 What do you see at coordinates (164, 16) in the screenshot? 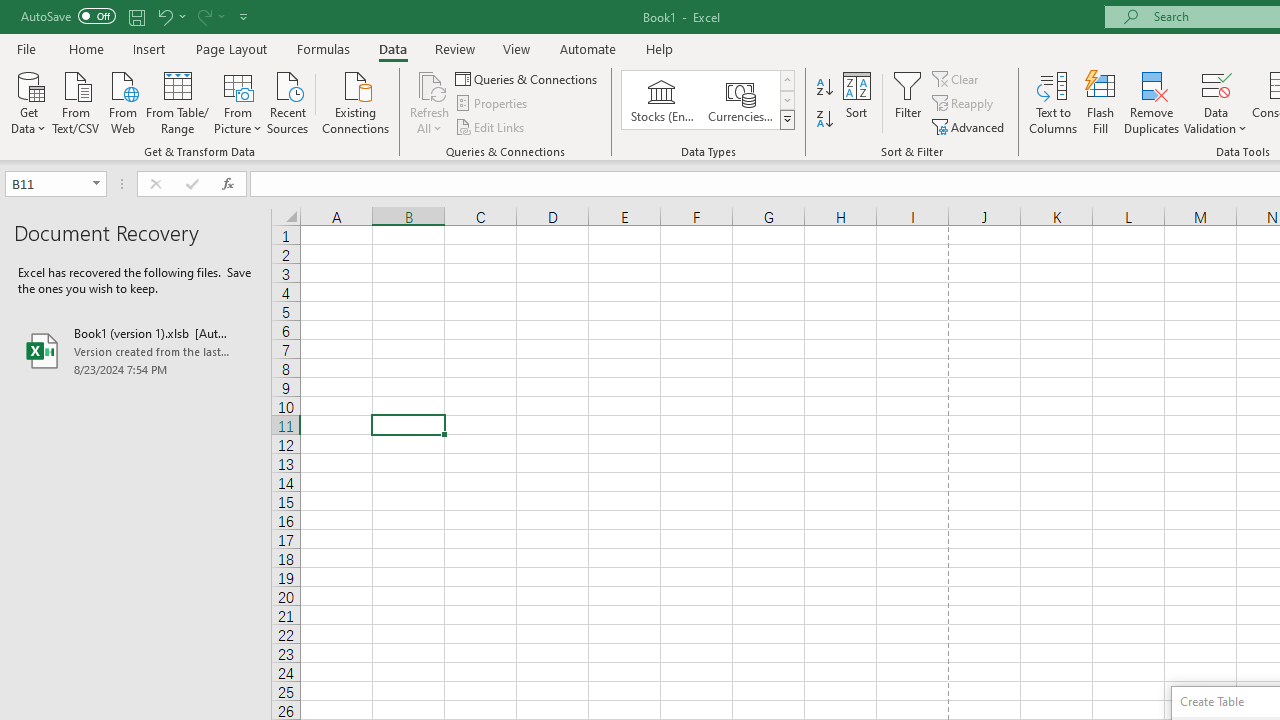
I see `'Undo'` at bounding box center [164, 16].